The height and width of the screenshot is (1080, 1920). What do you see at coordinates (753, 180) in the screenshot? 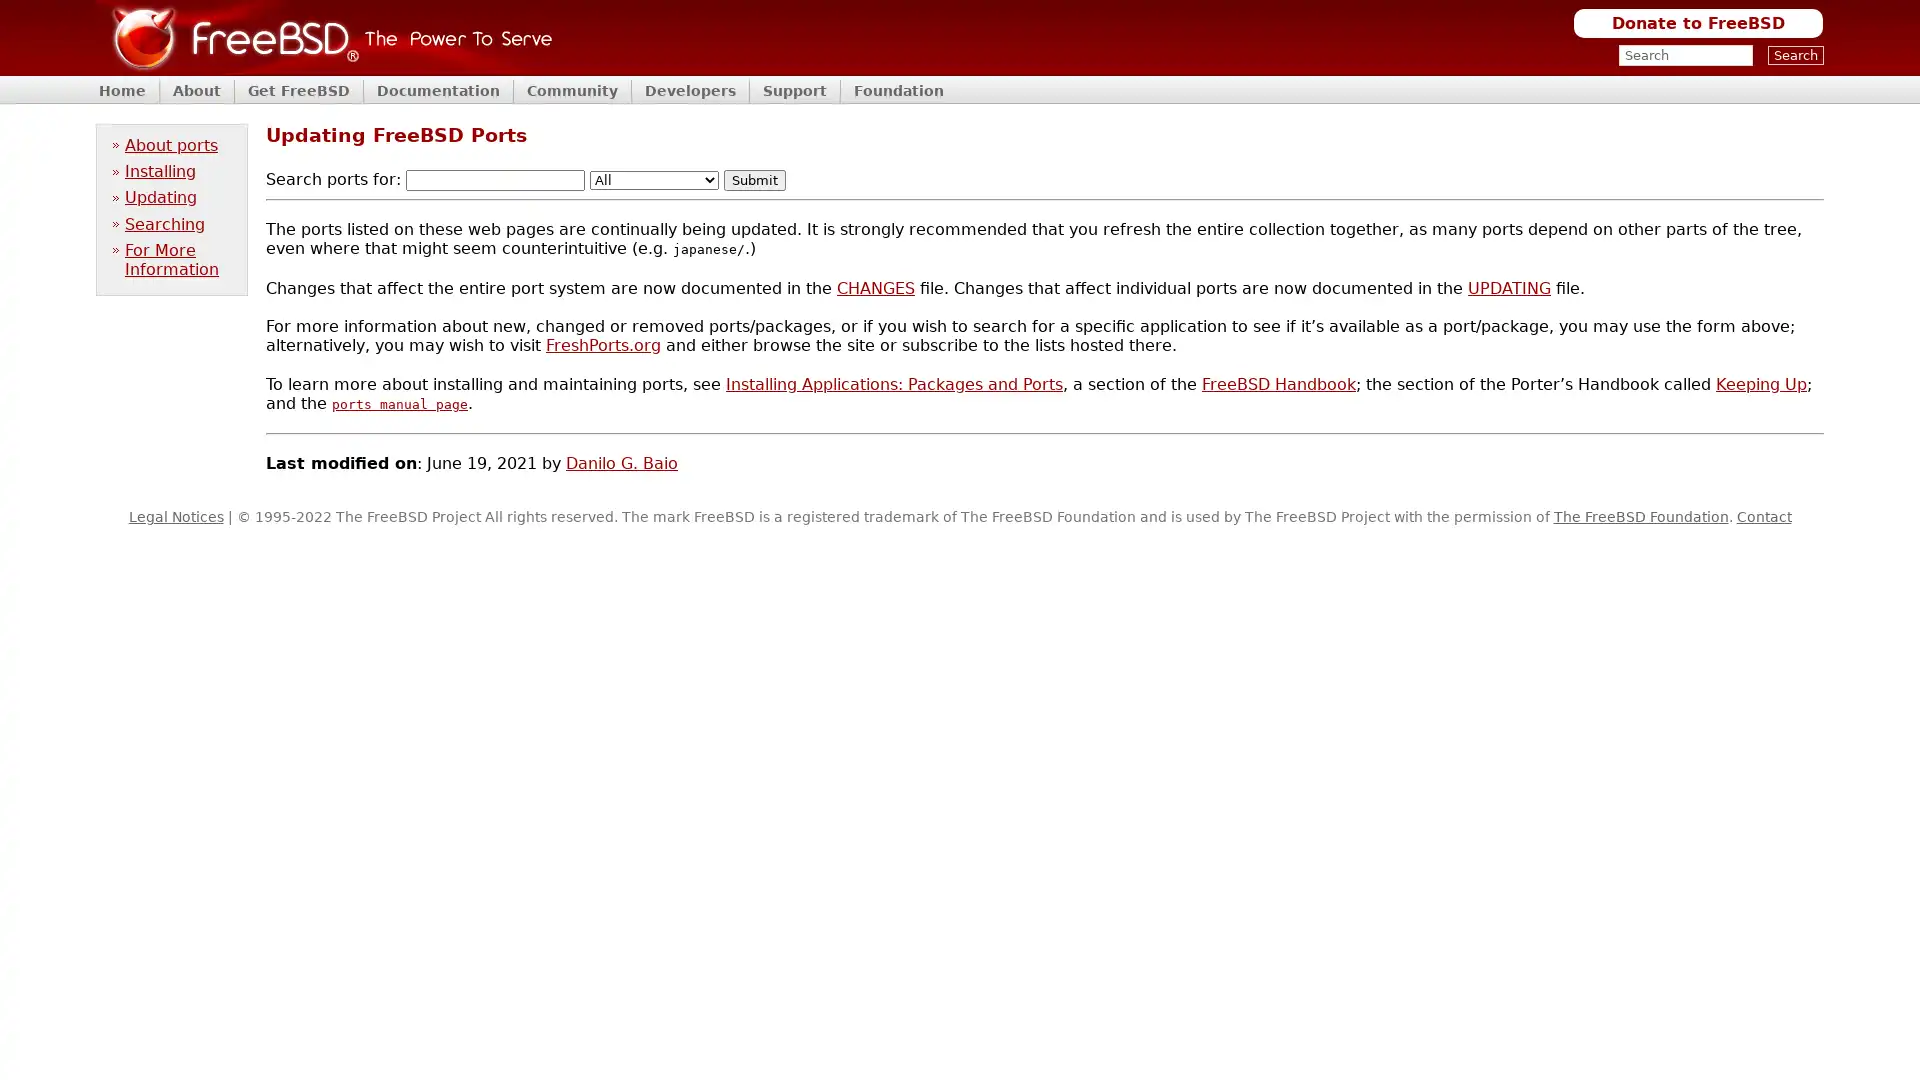
I see `Submit` at bounding box center [753, 180].